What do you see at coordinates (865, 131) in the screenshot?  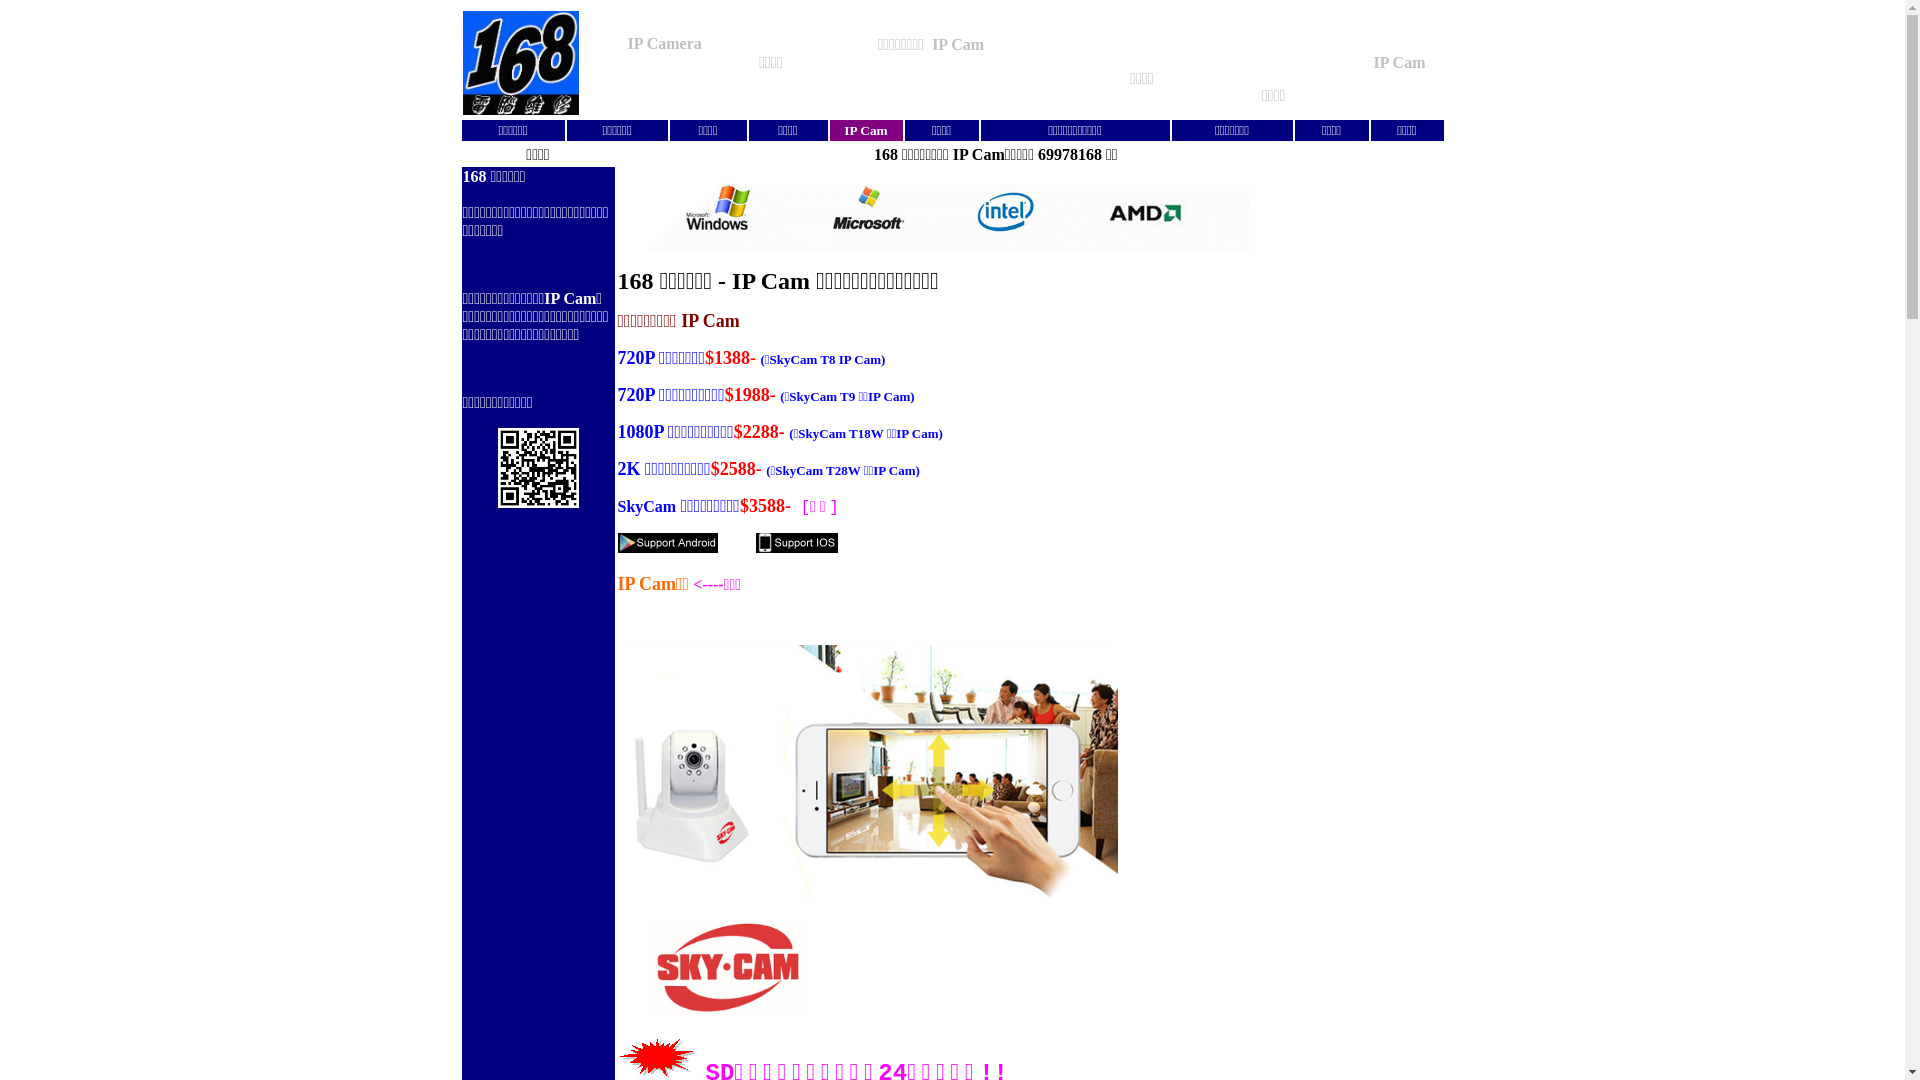 I see `'IP Cam'` at bounding box center [865, 131].